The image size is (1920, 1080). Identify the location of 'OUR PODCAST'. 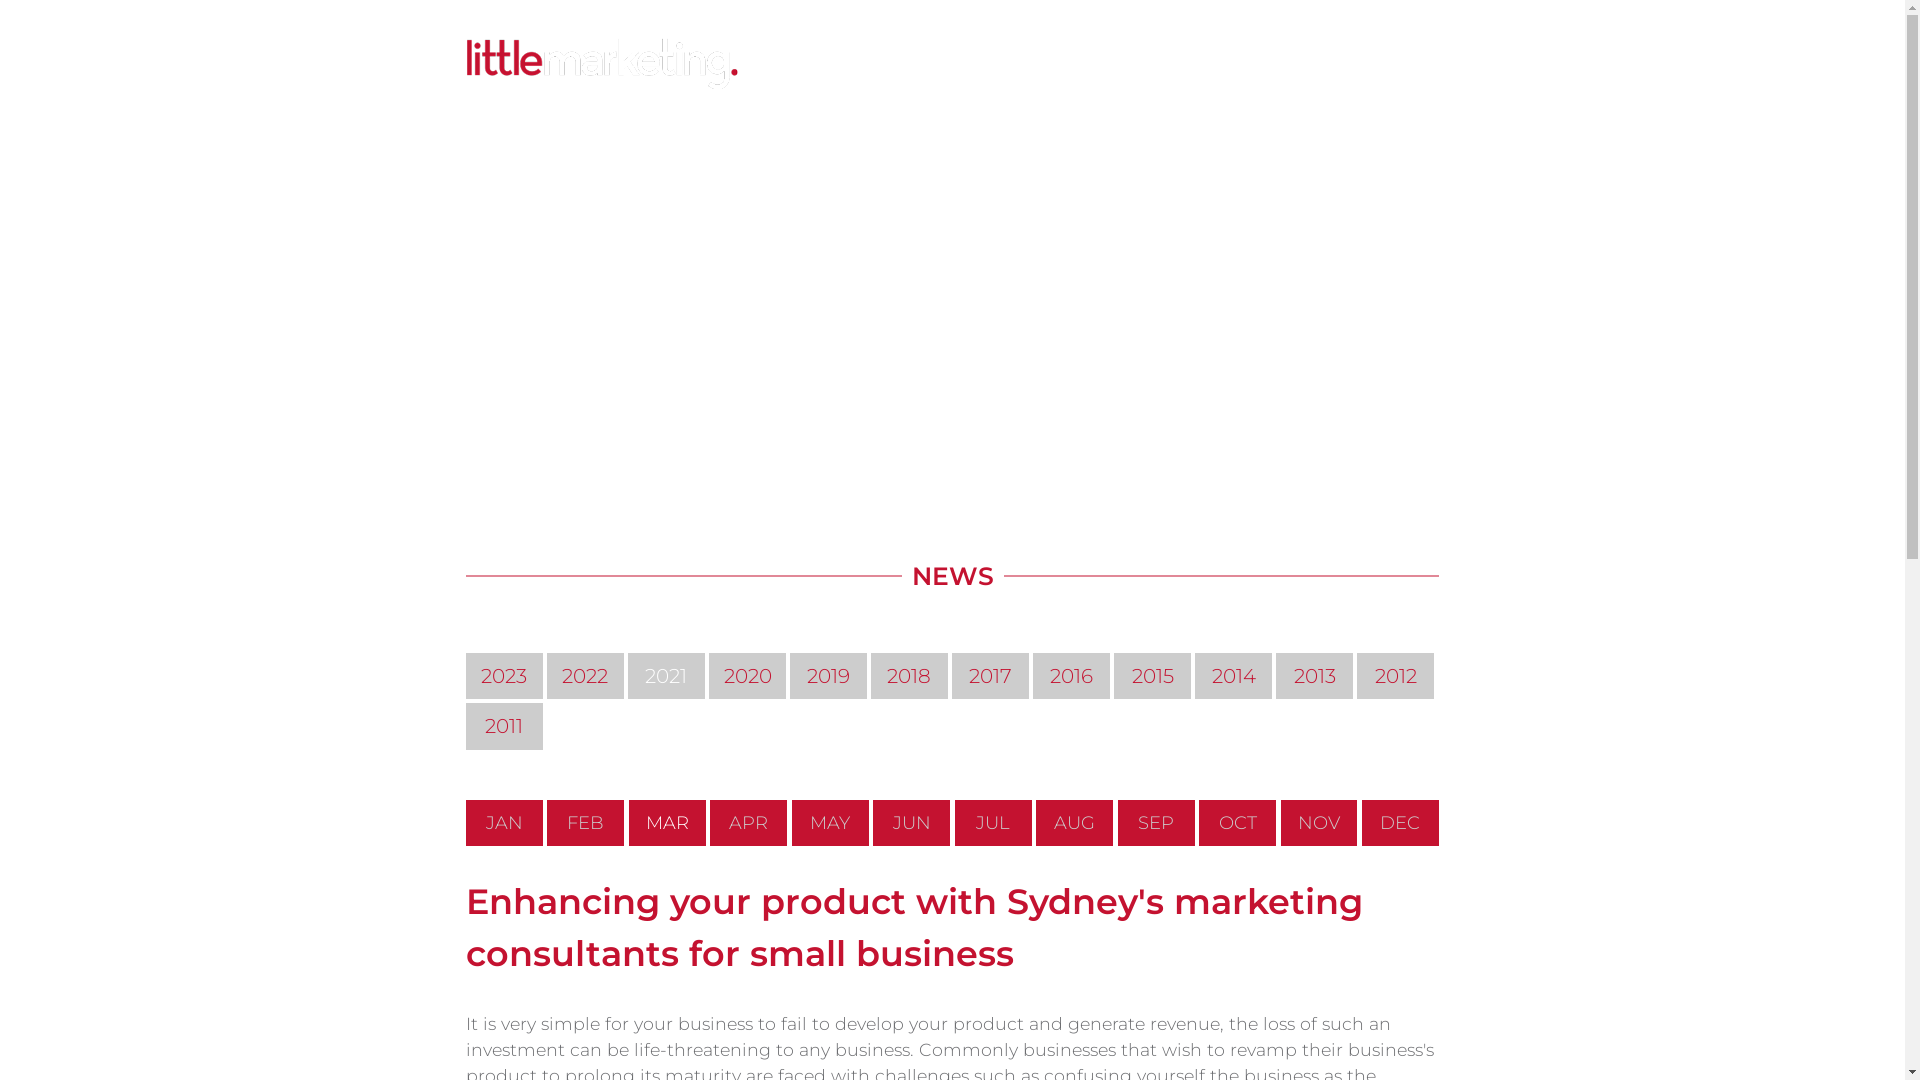
(1153, 64).